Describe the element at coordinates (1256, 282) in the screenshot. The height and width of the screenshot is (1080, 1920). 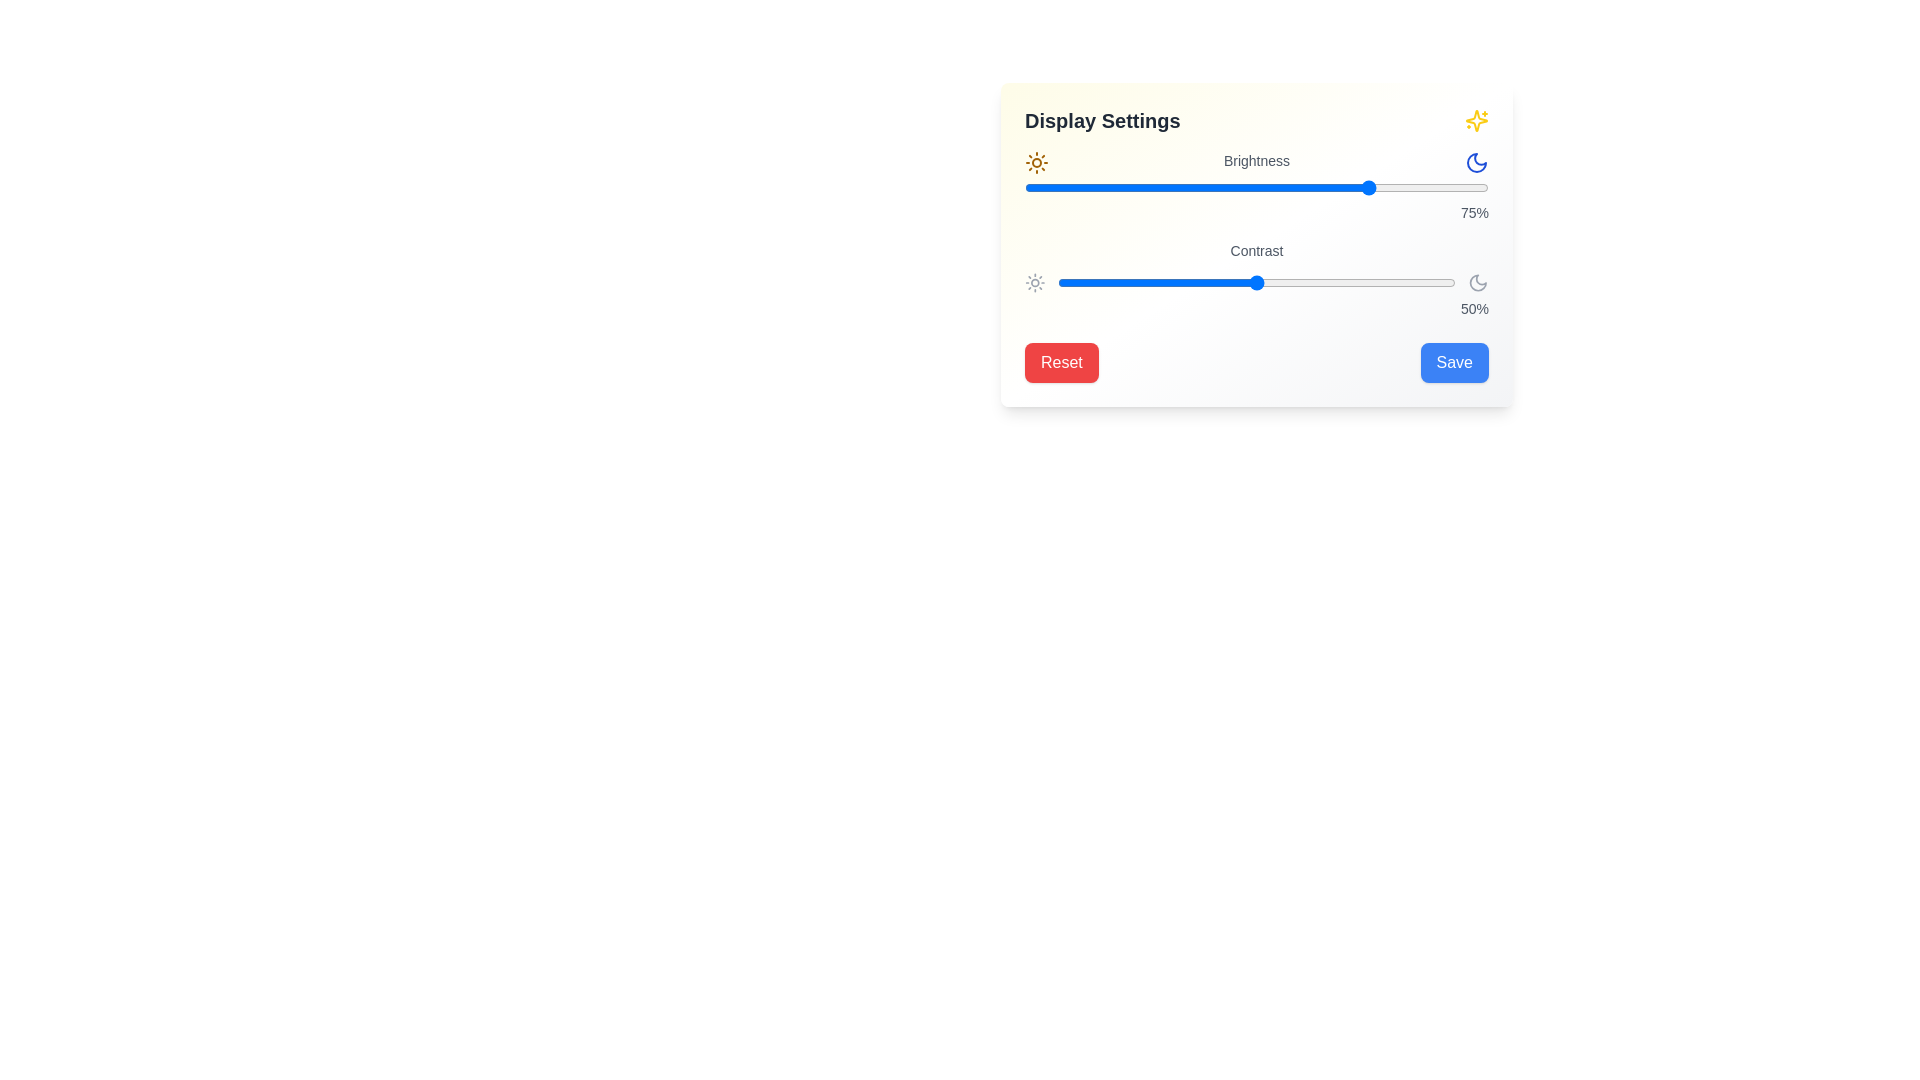
I see `the contrast range slider to set a new value, which is centrally located adjacent to the 'Contrast' label and the '50%' indicator` at that location.